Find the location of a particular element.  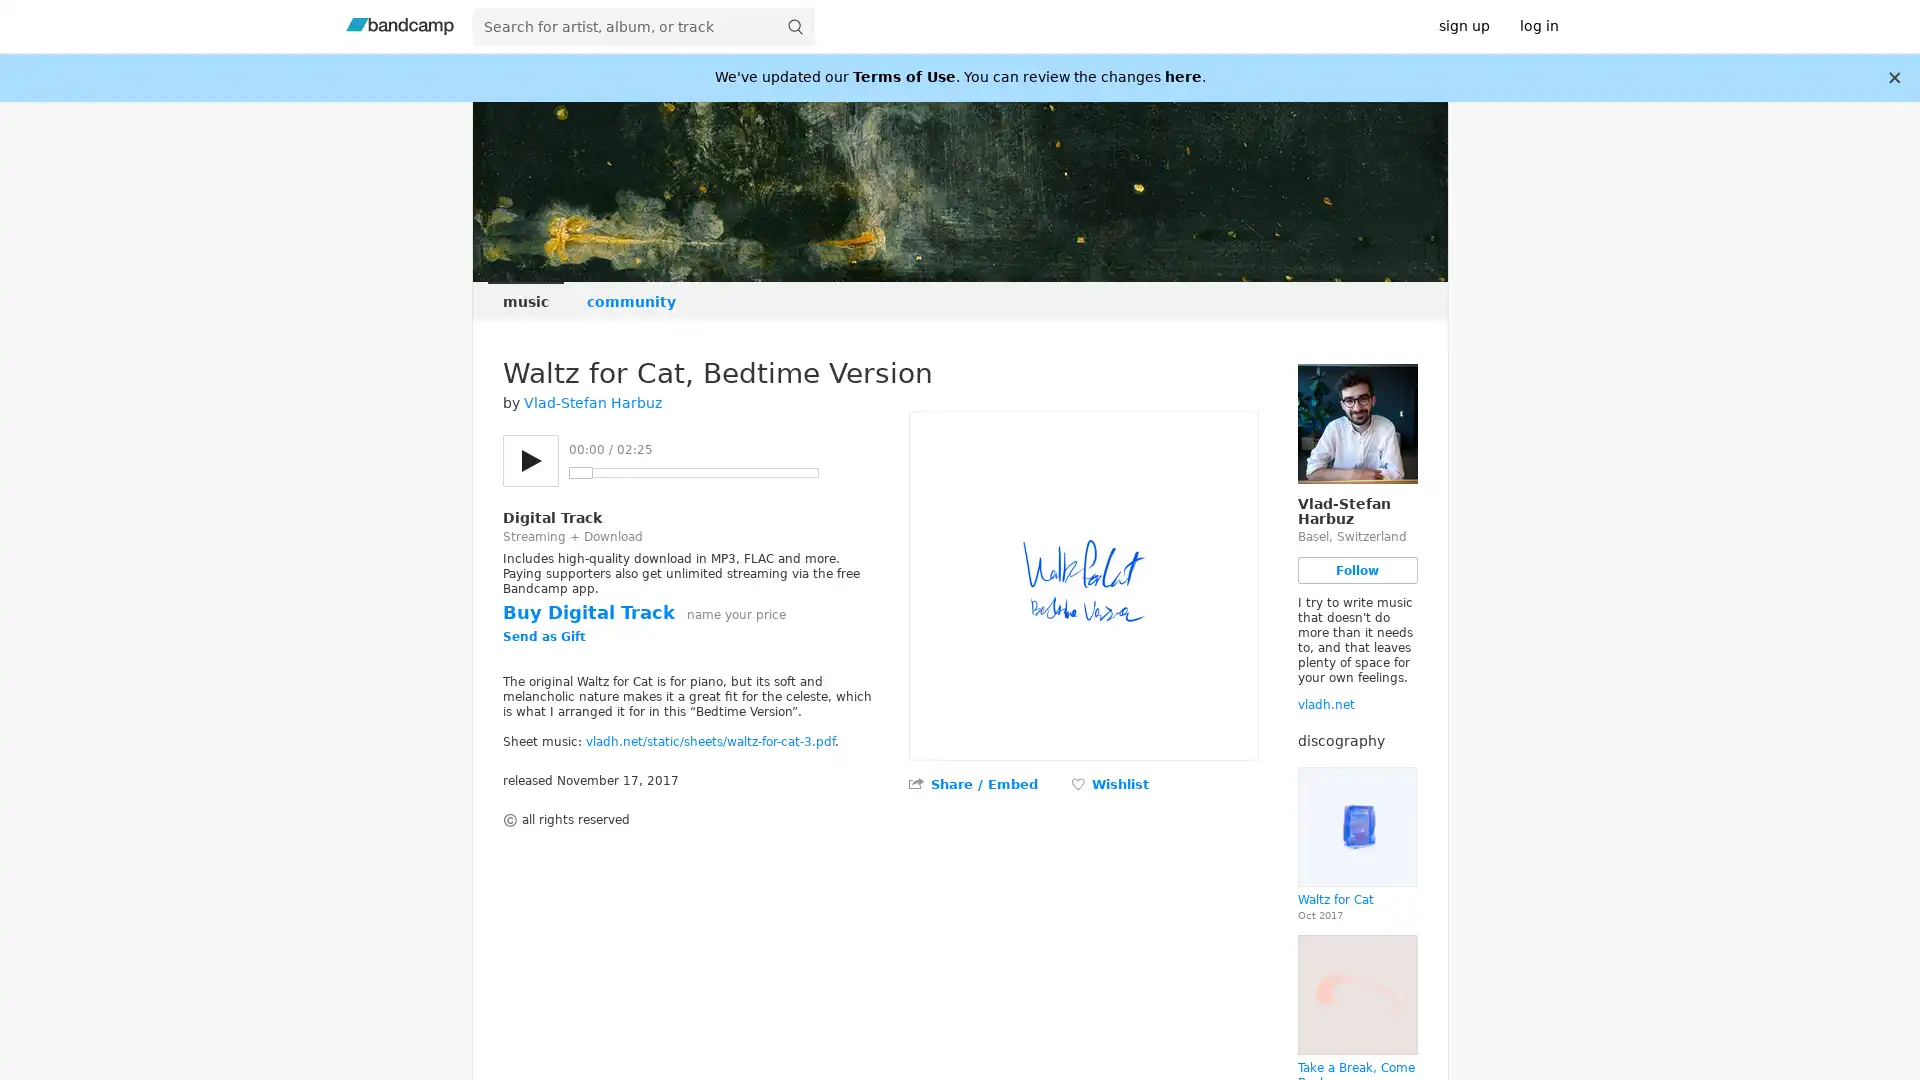

Digital Track is located at coordinates (551, 516).